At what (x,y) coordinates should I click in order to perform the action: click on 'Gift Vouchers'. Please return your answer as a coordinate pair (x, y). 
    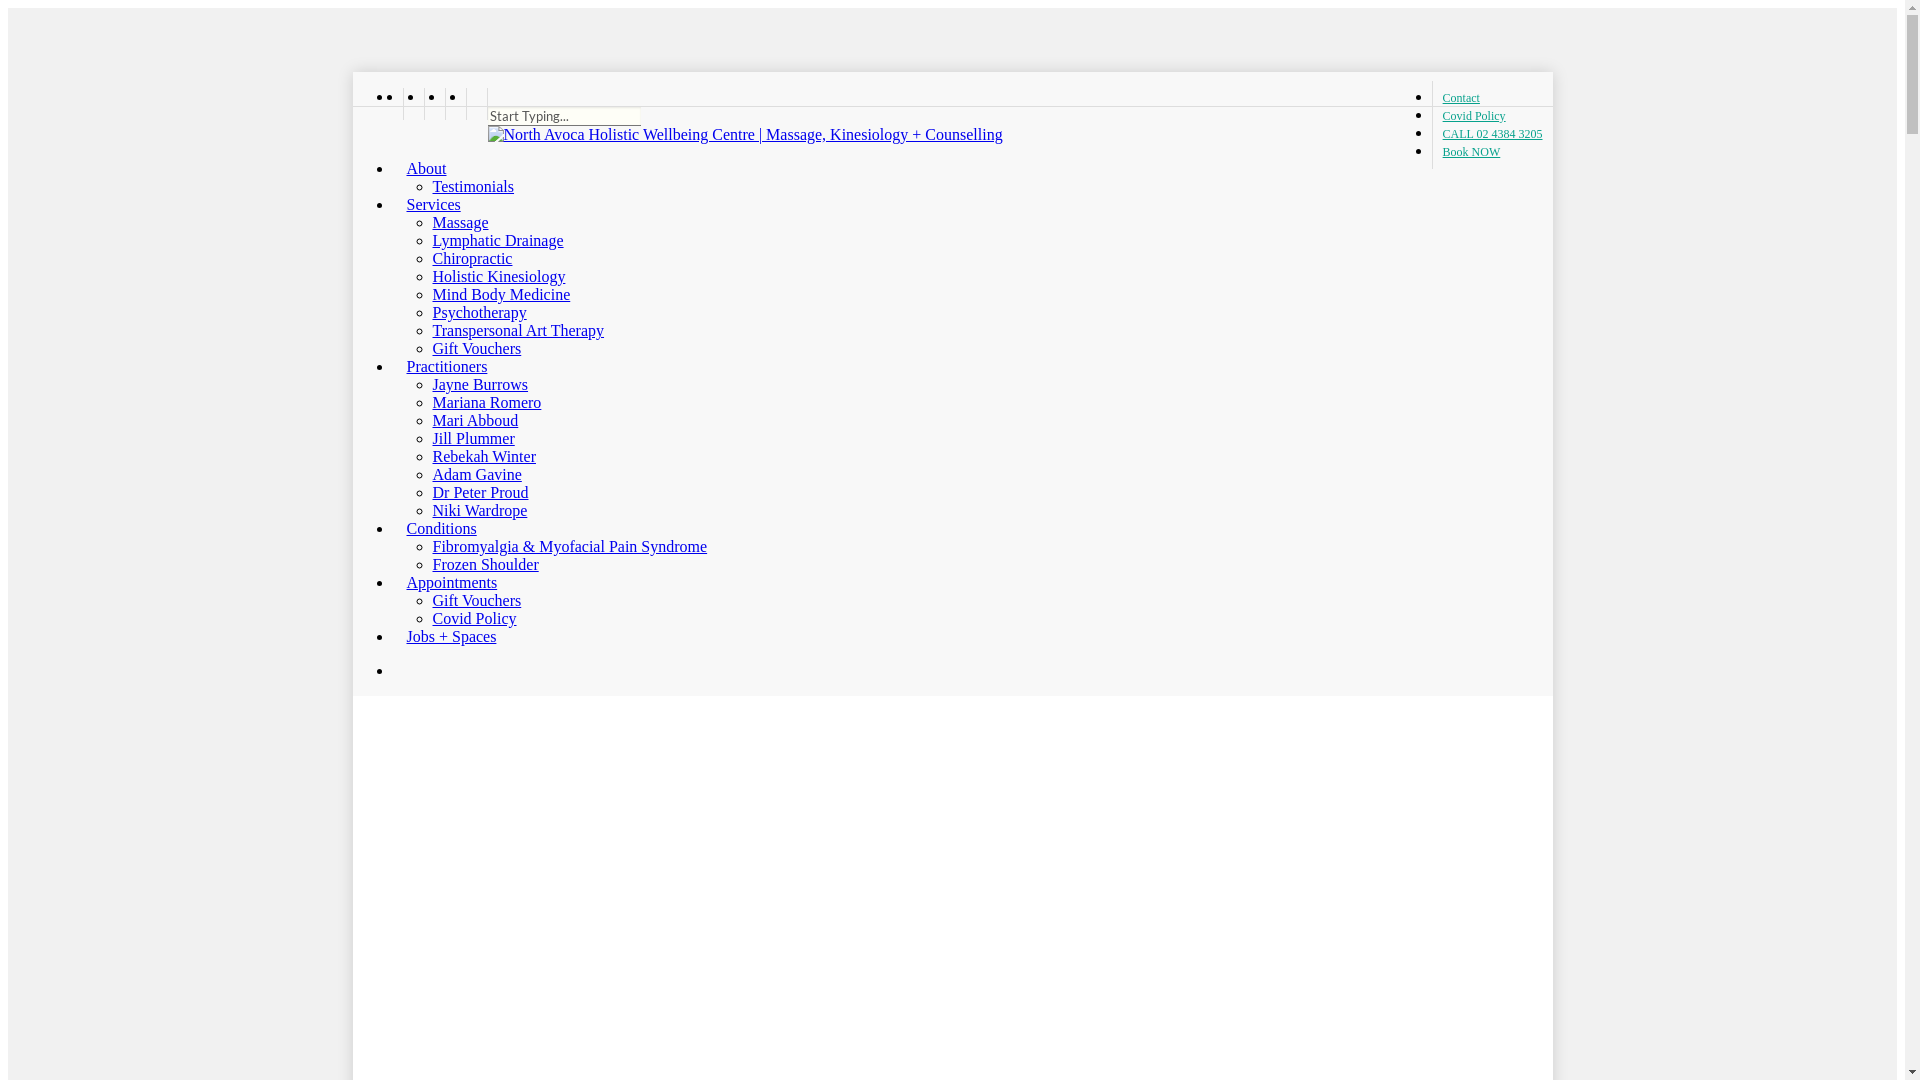
    Looking at the image, I should click on (475, 347).